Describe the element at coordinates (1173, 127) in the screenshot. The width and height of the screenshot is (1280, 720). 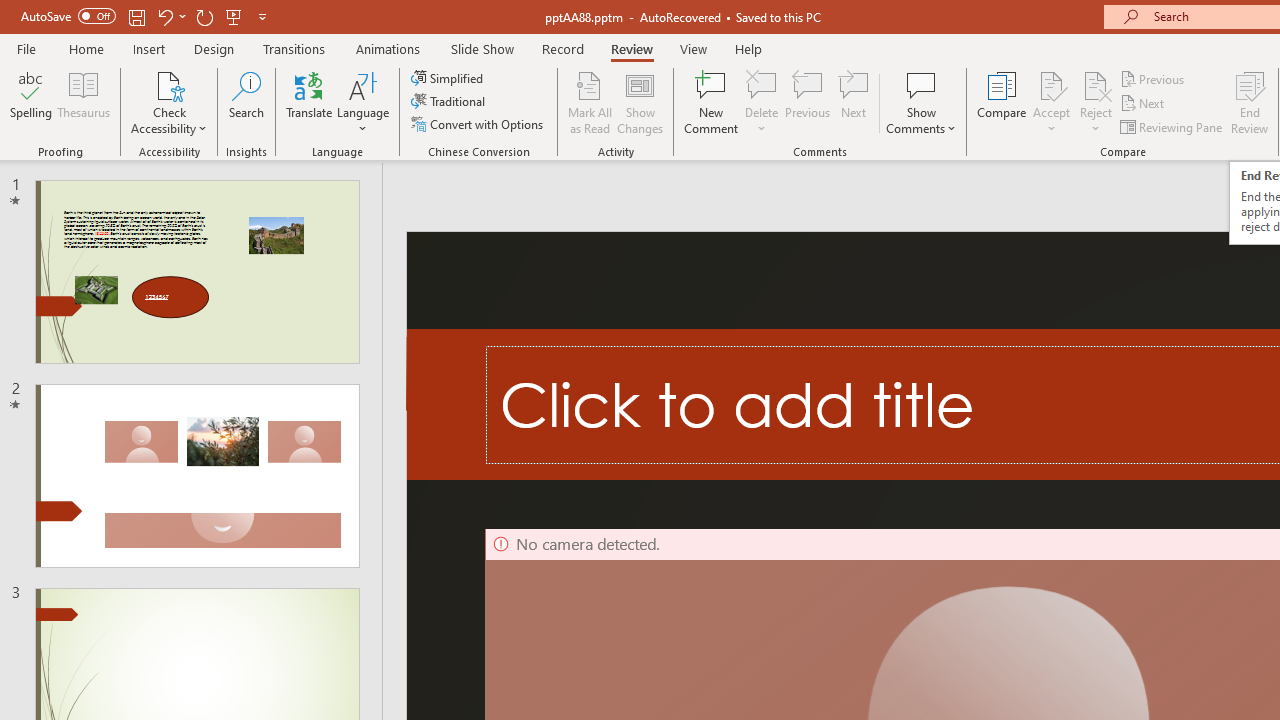
I see `'Reviewing Pane'` at that location.